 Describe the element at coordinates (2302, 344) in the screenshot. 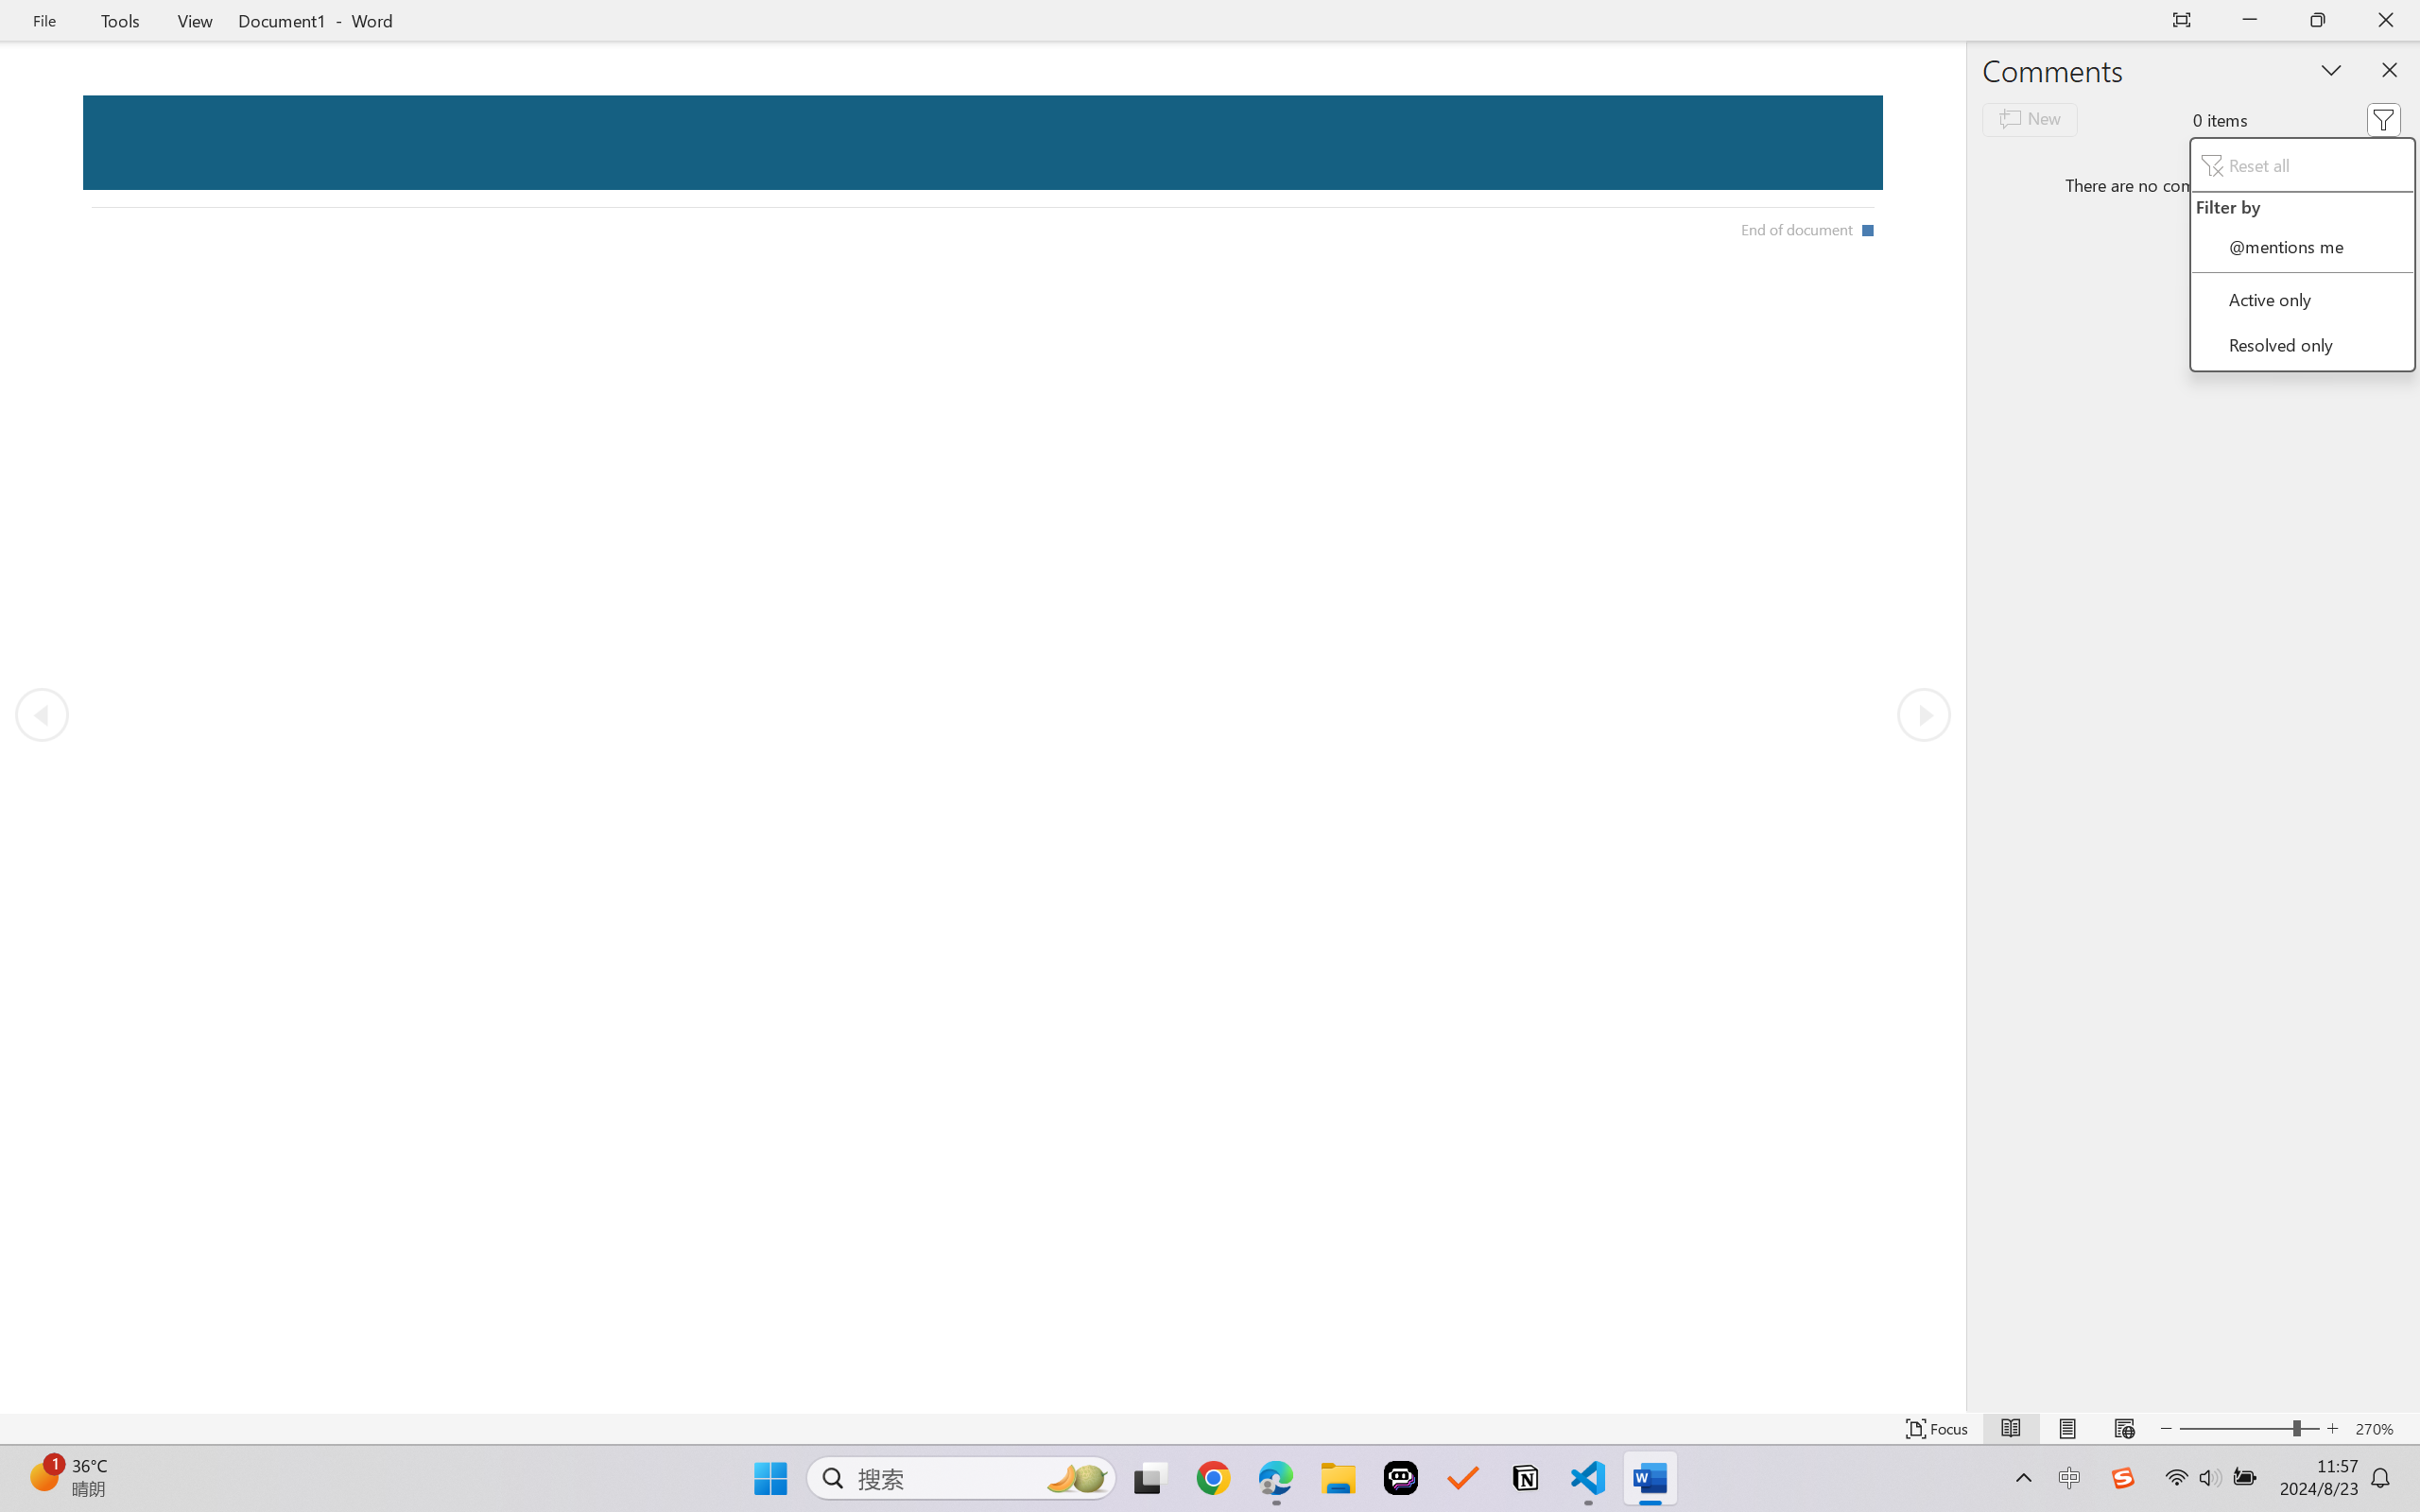

I see `'Resolved only'` at that location.